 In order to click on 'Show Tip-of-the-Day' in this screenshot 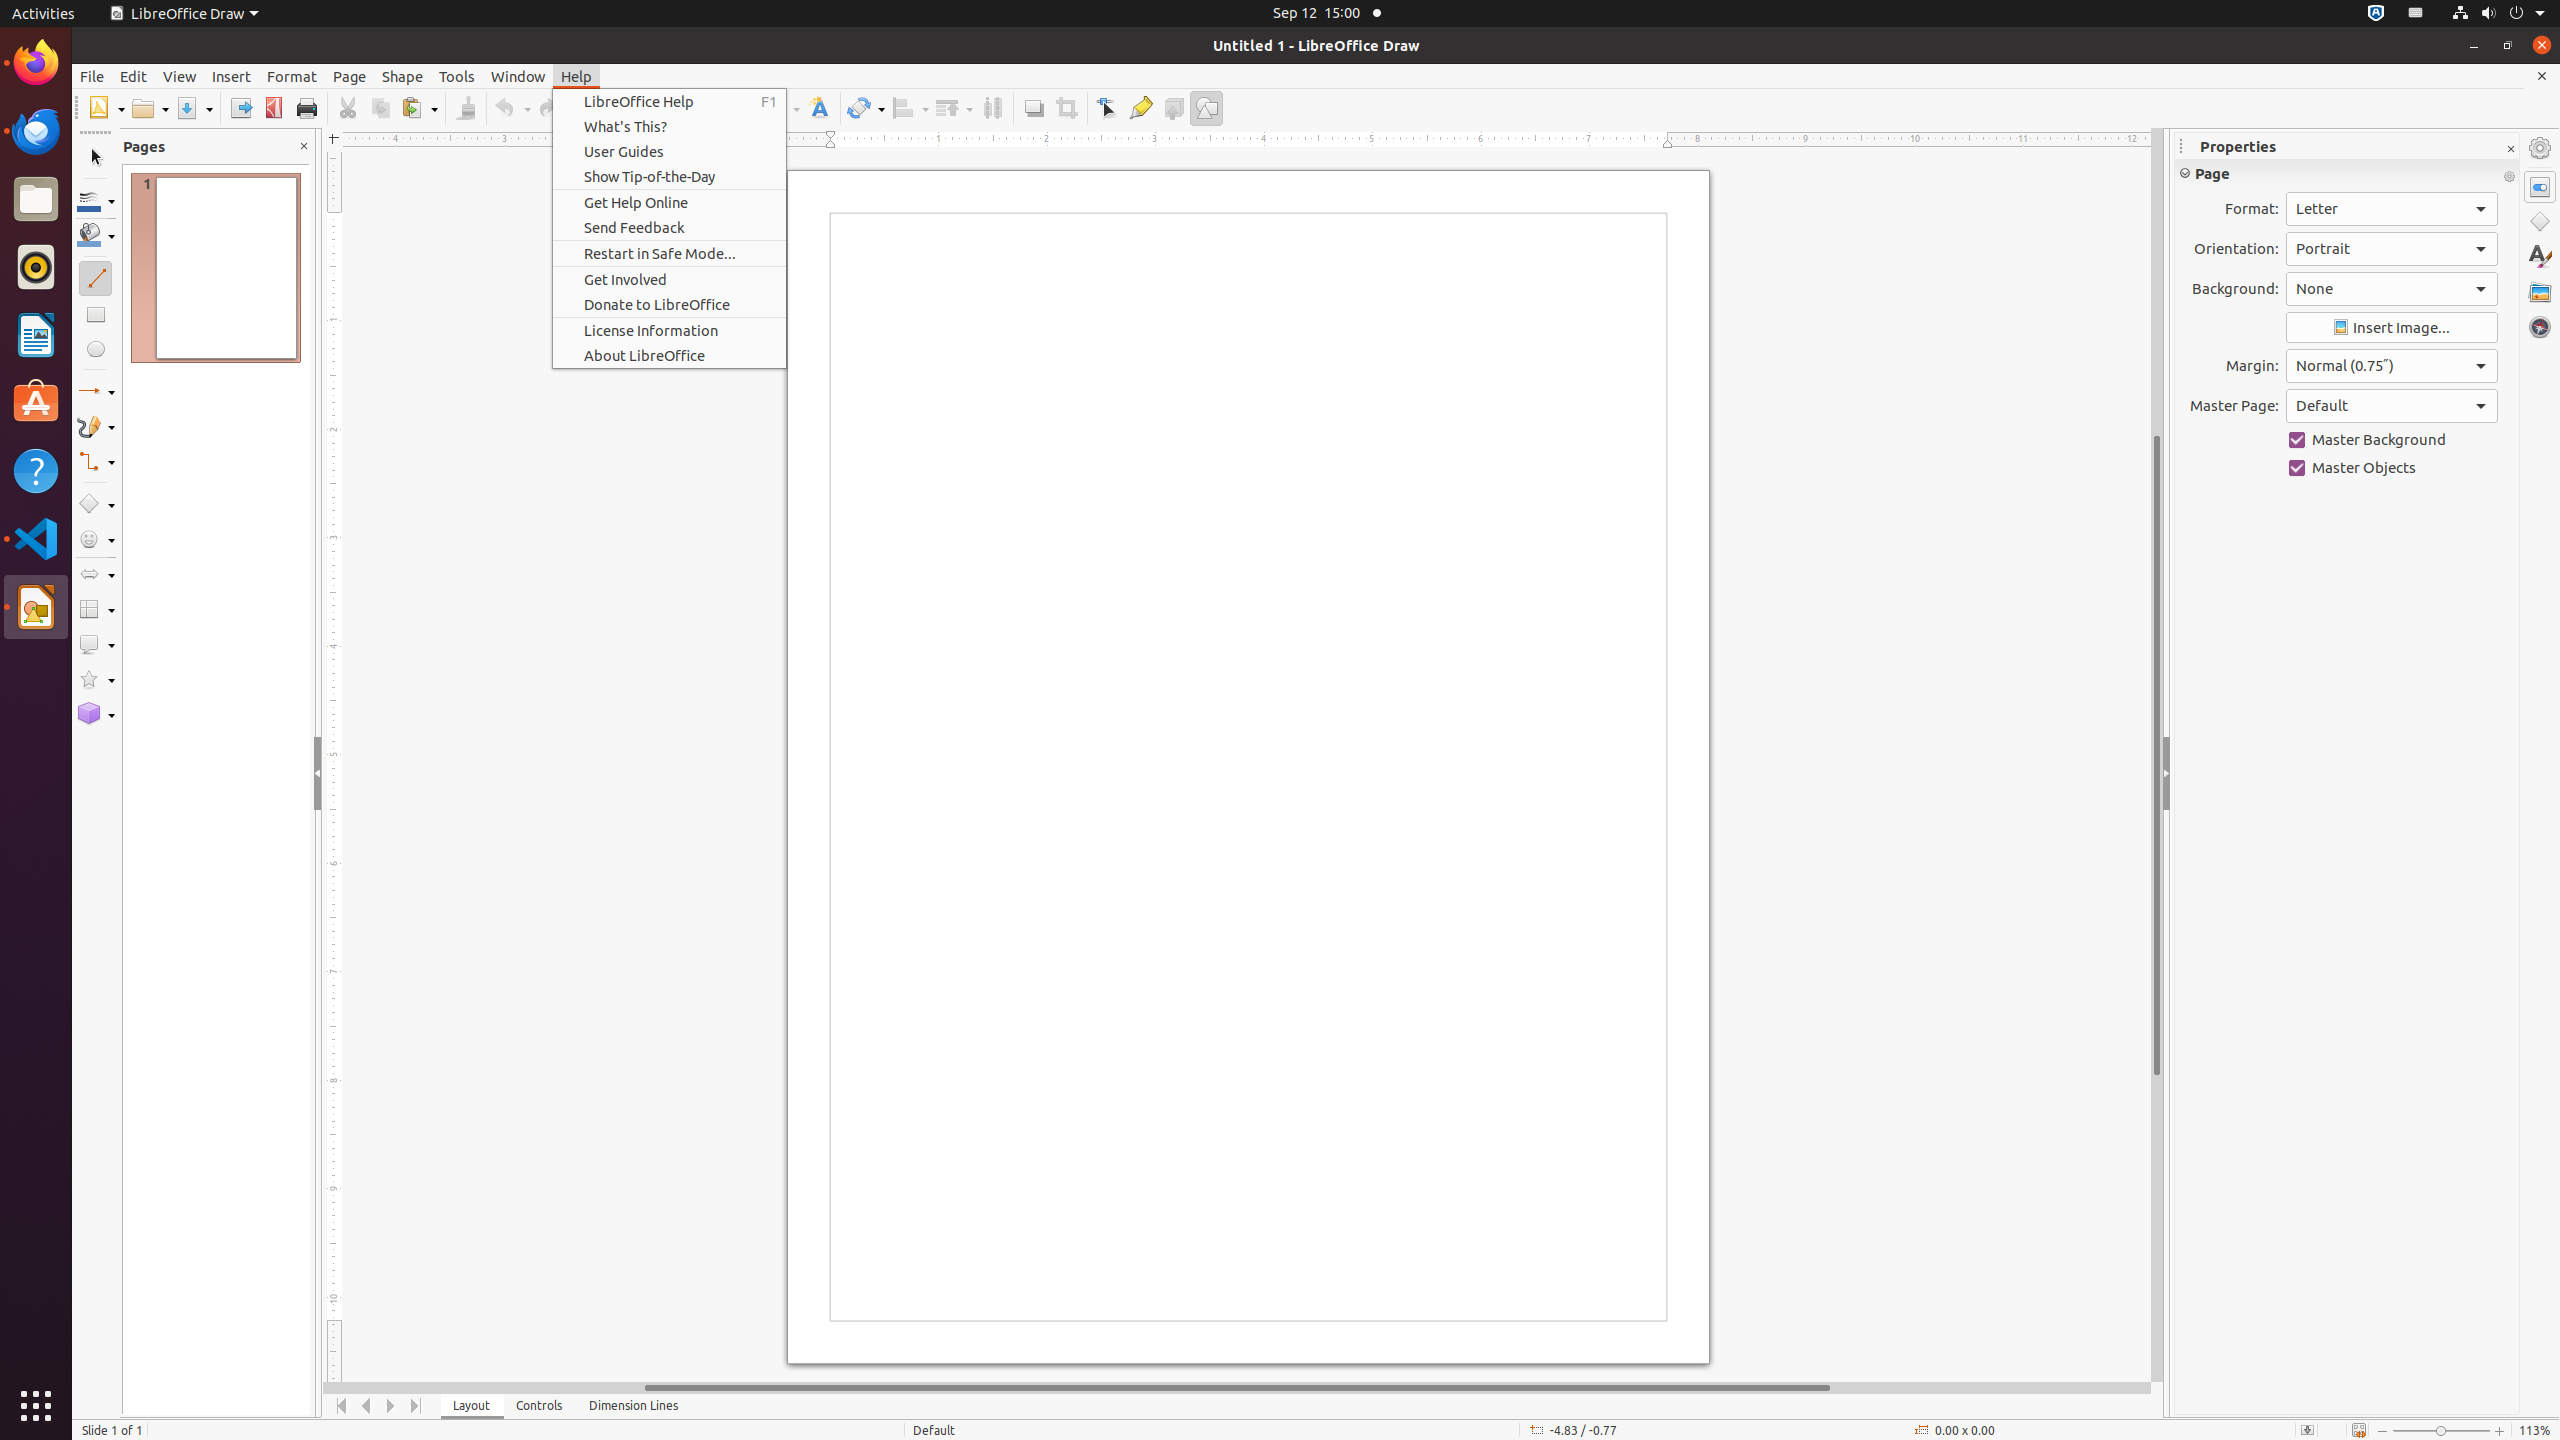, I will do `click(668, 176)`.